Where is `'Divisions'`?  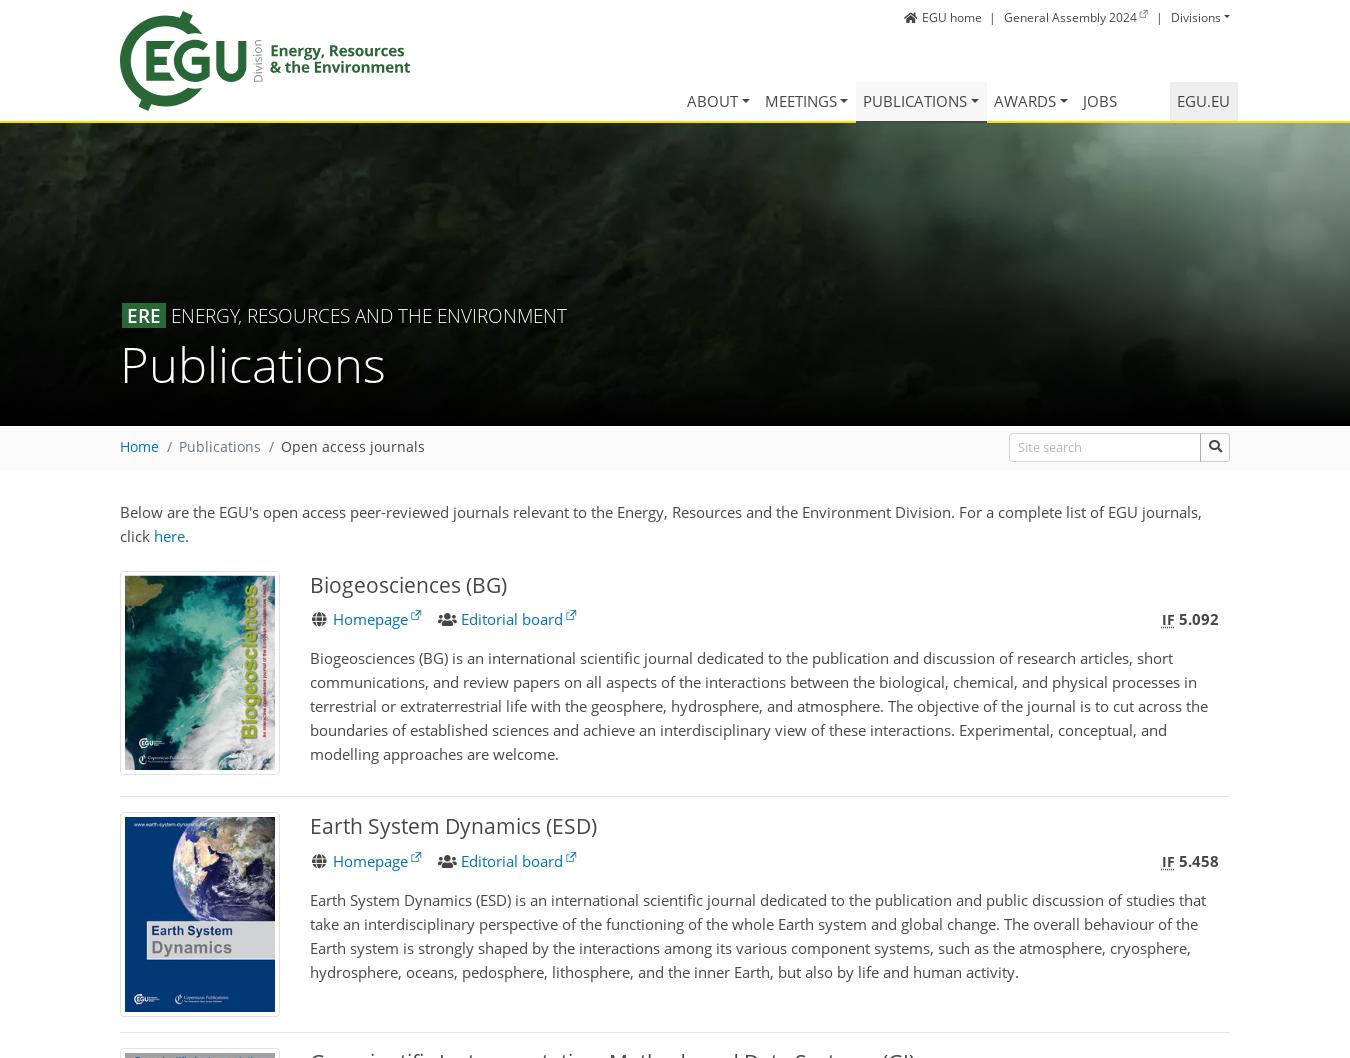 'Divisions' is located at coordinates (1194, 16).